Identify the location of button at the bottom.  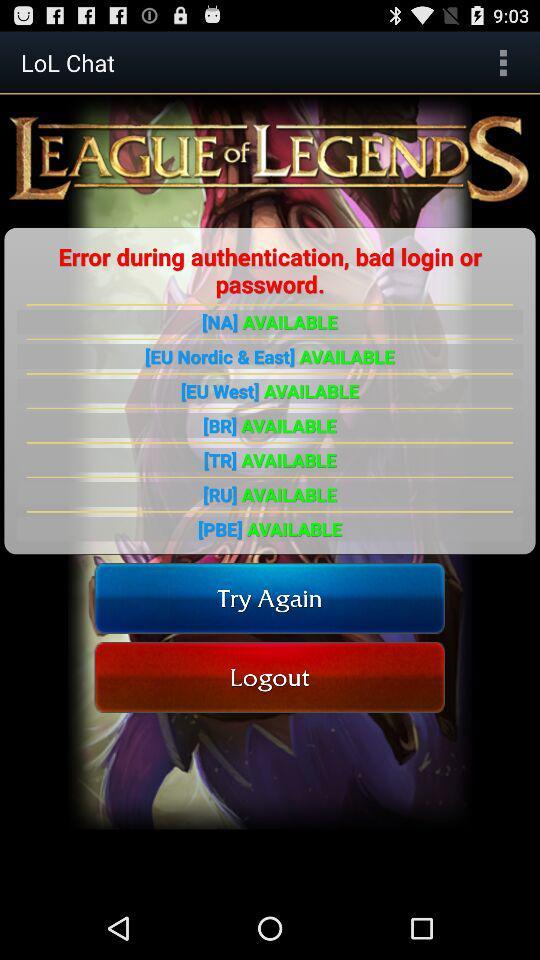
(269, 677).